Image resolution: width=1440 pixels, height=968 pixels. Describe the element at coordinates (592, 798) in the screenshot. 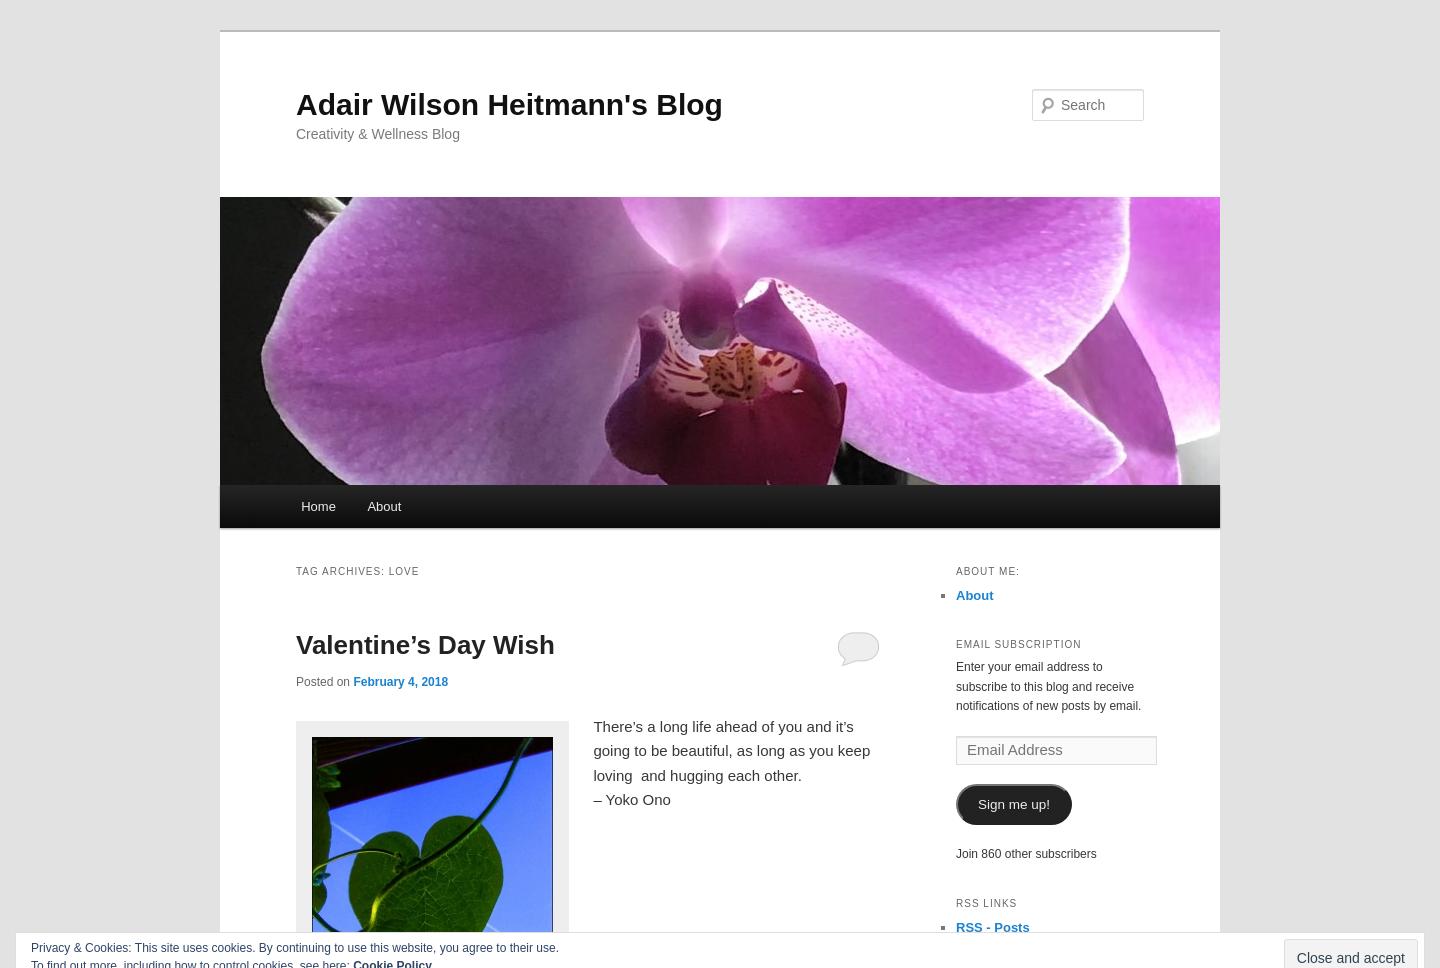

I see `'– Yoko Ono'` at that location.